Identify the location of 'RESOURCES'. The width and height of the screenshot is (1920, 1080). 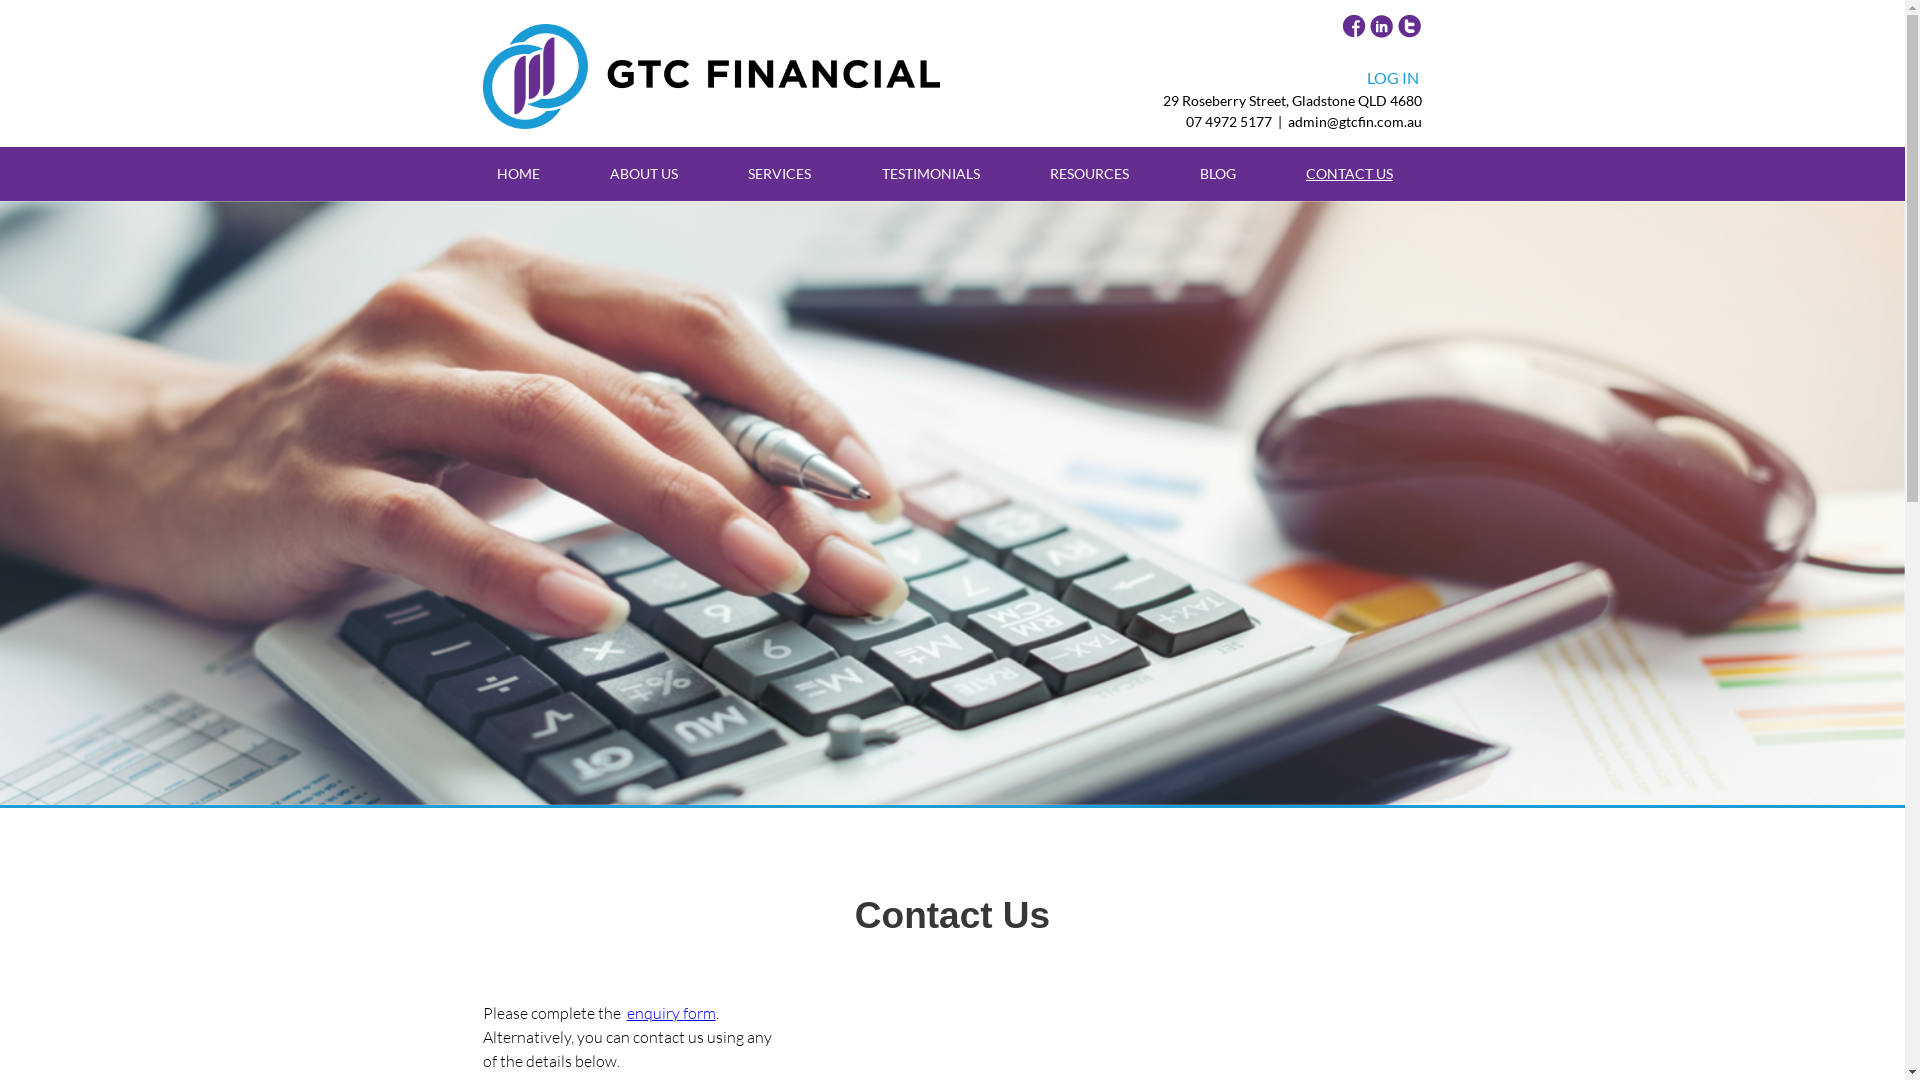
(1088, 172).